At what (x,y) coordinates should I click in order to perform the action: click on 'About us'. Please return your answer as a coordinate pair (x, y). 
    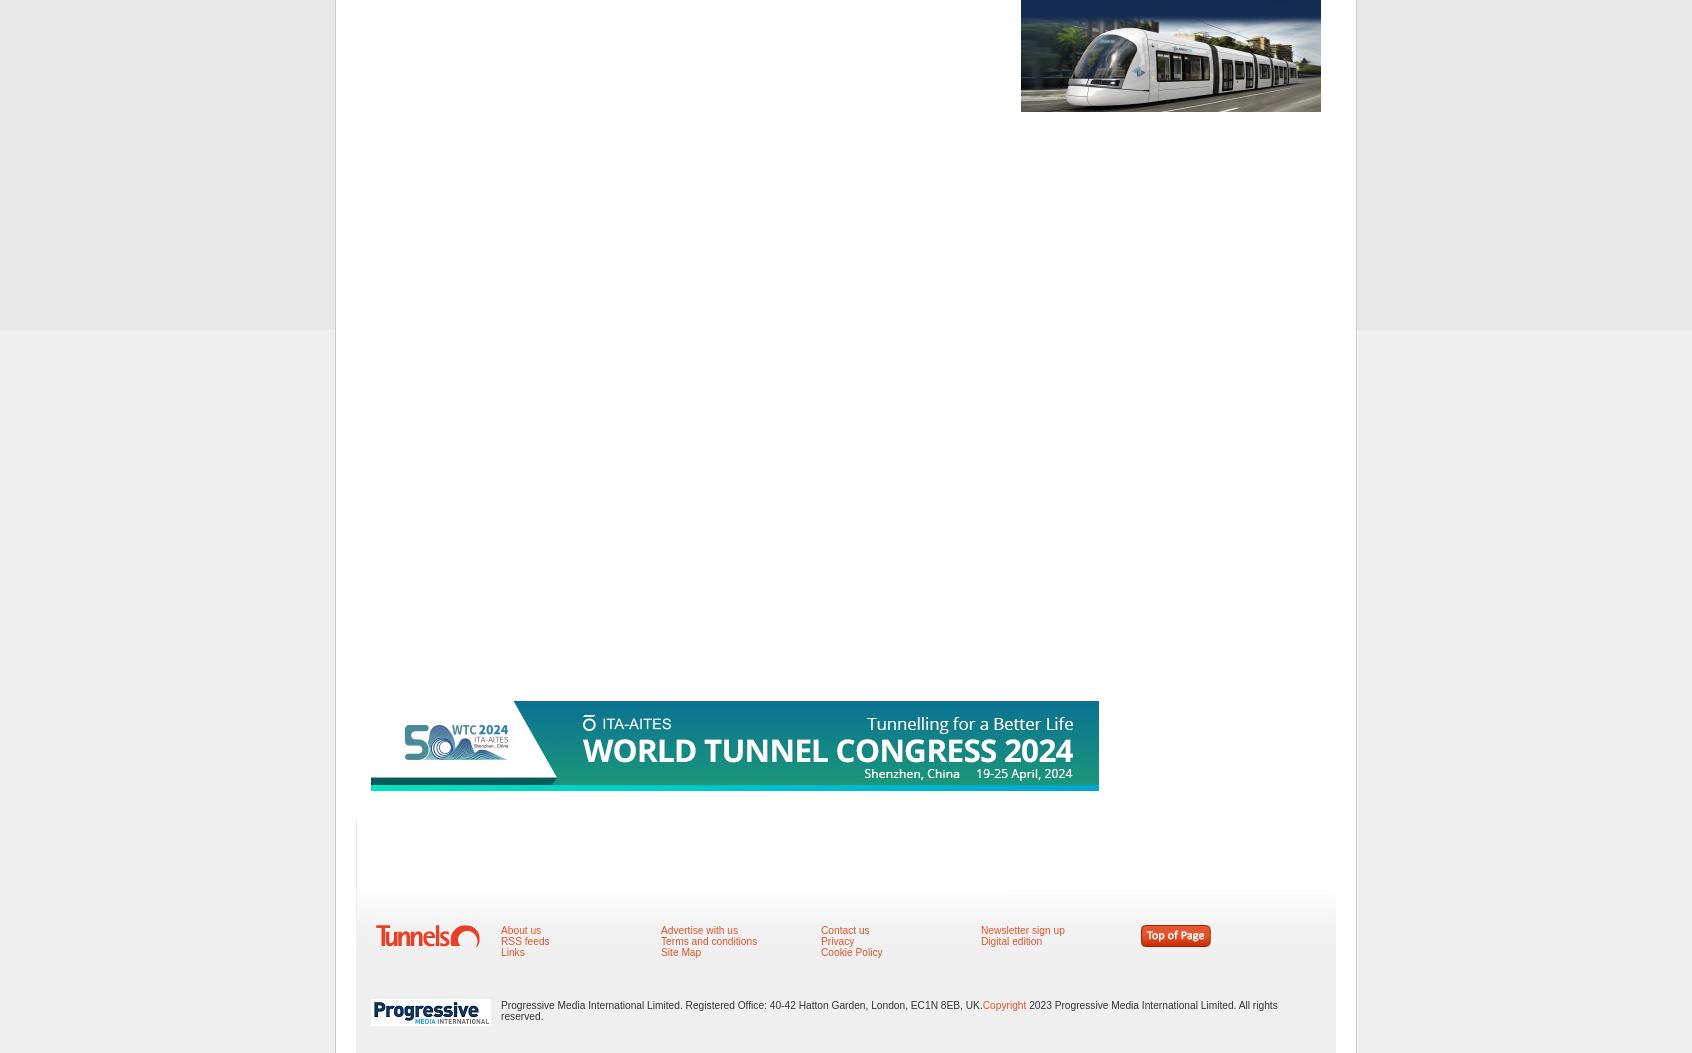
    Looking at the image, I should click on (520, 929).